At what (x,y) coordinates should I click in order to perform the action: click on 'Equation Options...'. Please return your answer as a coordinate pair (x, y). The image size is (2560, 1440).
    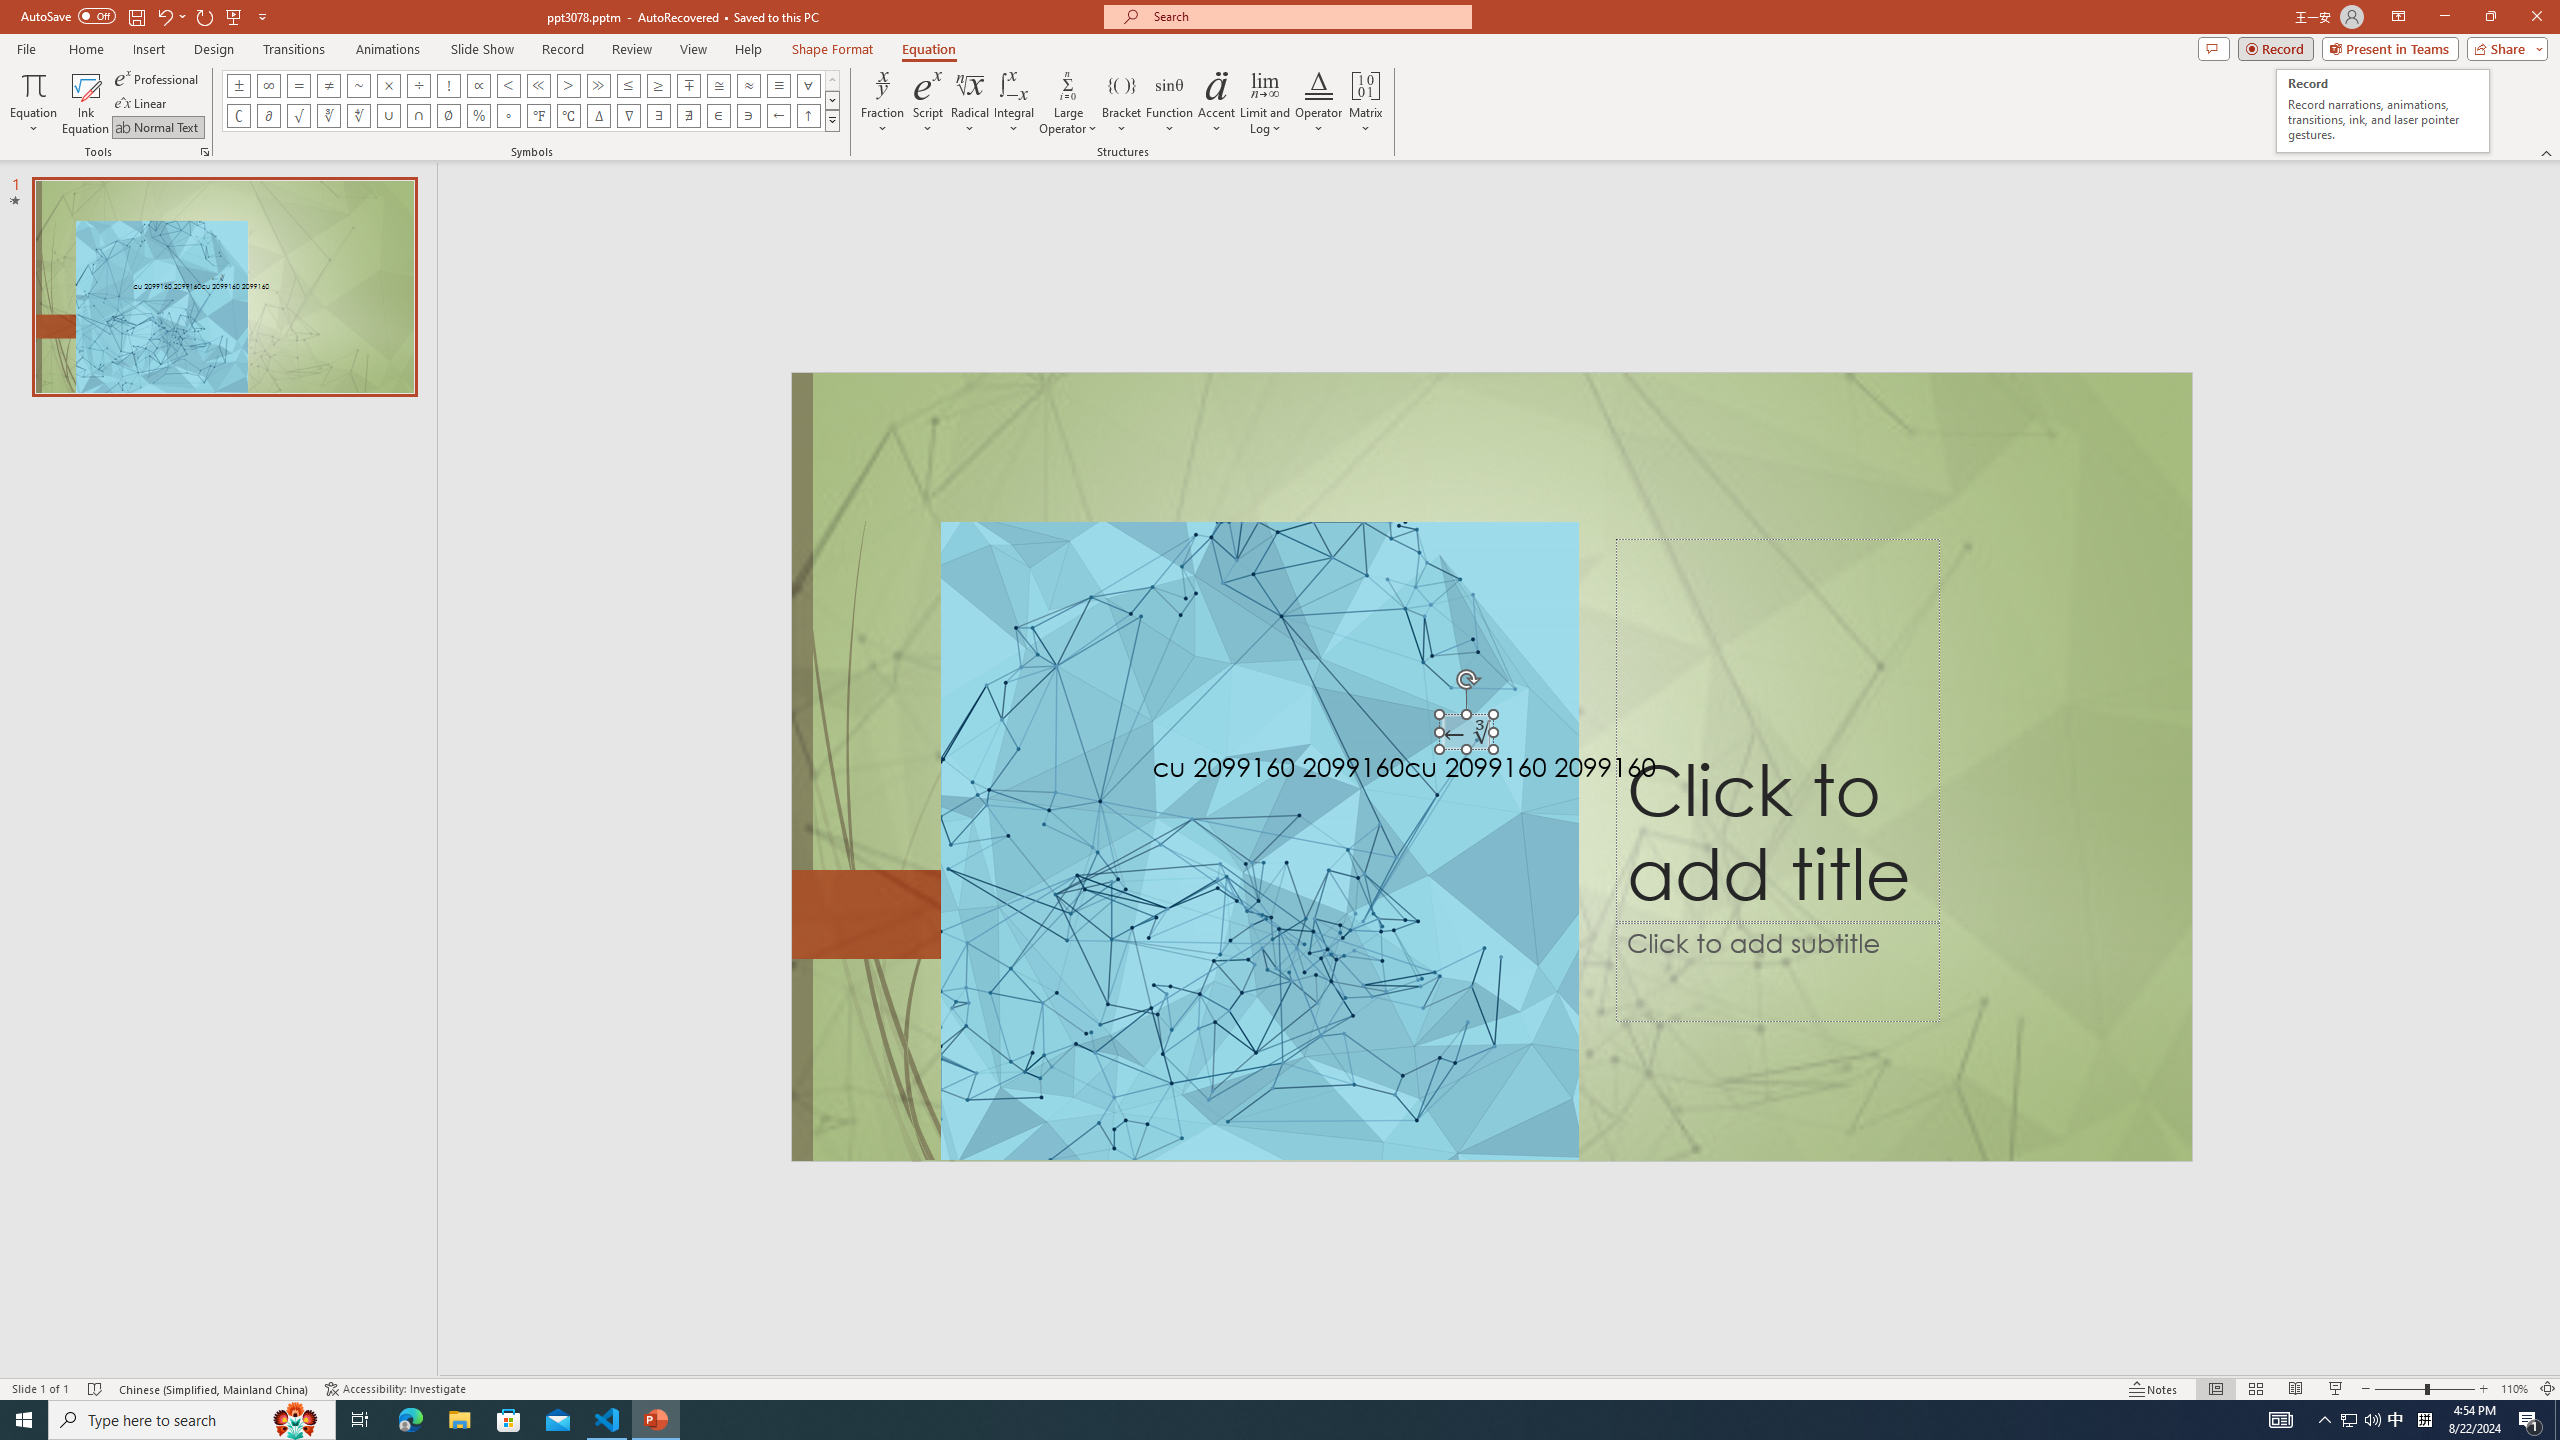
    Looking at the image, I should click on (203, 150).